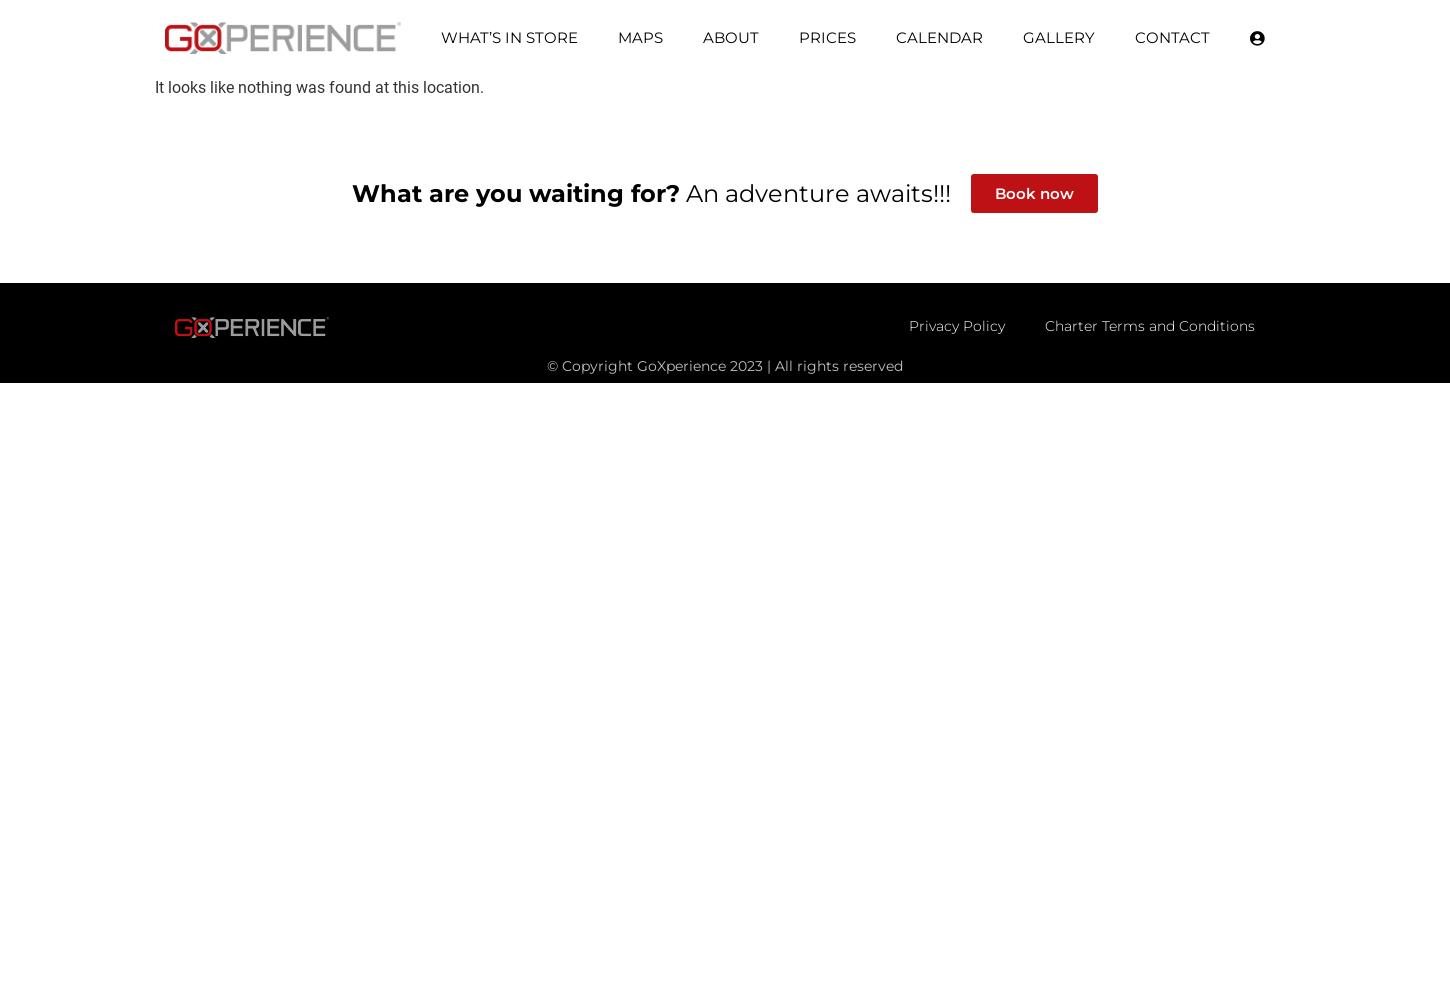 This screenshot has height=1000, width=1450. I want to click on 'Calendar', so click(937, 37).